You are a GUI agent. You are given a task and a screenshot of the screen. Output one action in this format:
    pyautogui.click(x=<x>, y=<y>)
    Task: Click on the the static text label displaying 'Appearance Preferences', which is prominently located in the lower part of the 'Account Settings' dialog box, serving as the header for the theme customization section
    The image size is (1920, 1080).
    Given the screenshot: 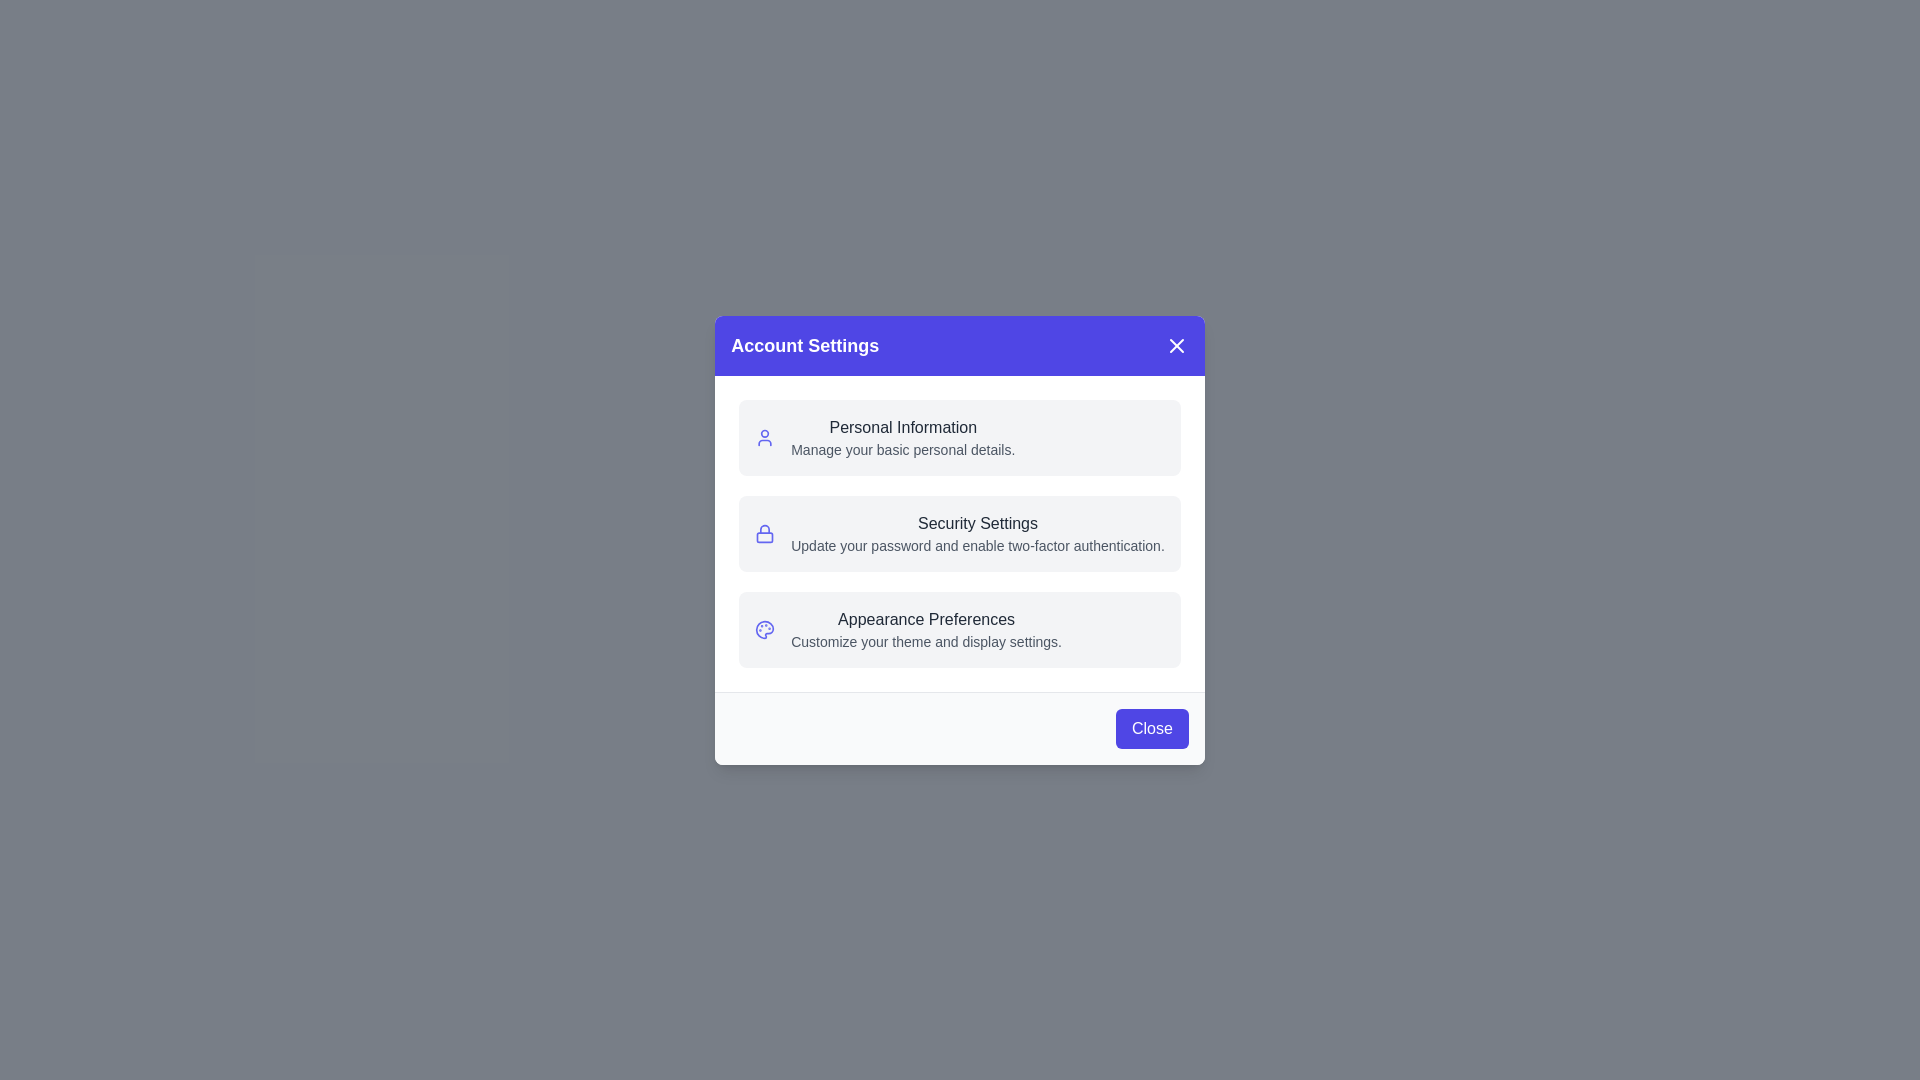 What is the action you would take?
    pyautogui.click(x=925, y=618)
    